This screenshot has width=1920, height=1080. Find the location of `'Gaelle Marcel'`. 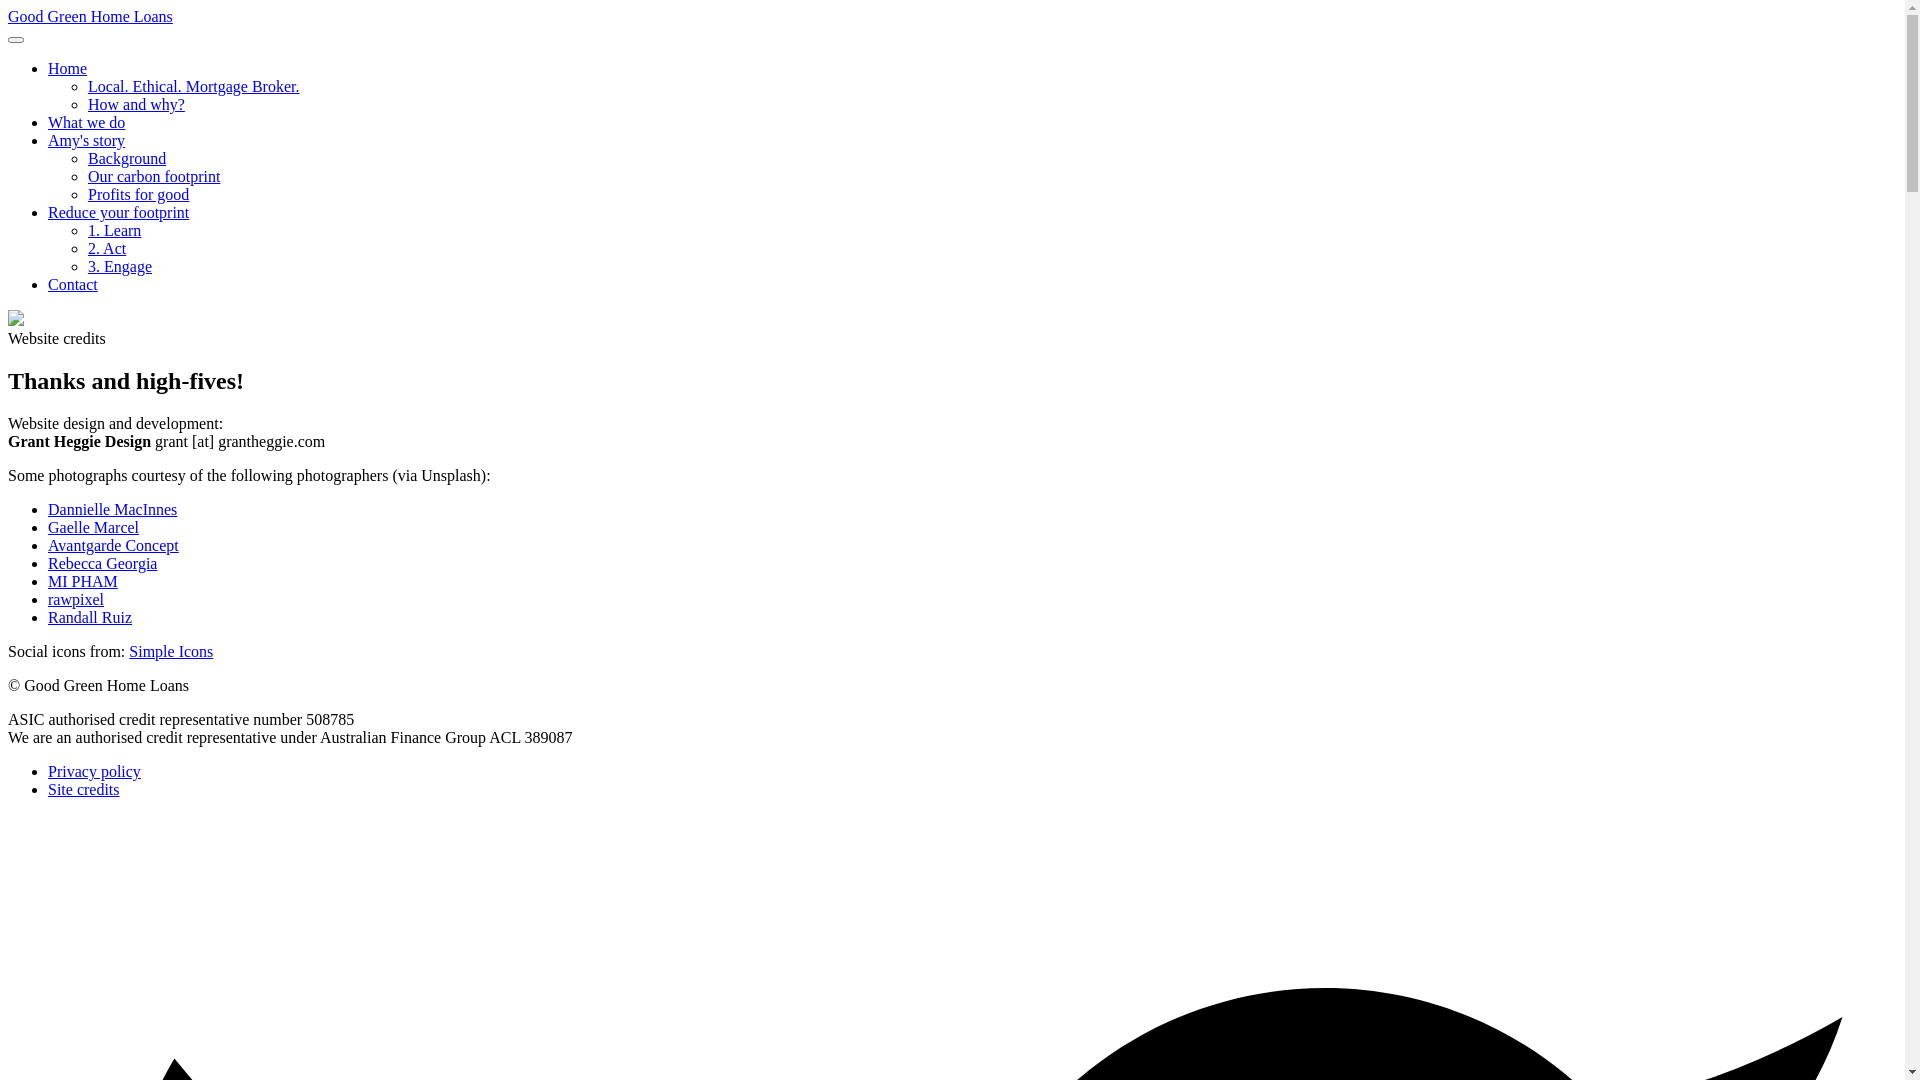

'Gaelle Marcel' is located at coordinates (48, 526).